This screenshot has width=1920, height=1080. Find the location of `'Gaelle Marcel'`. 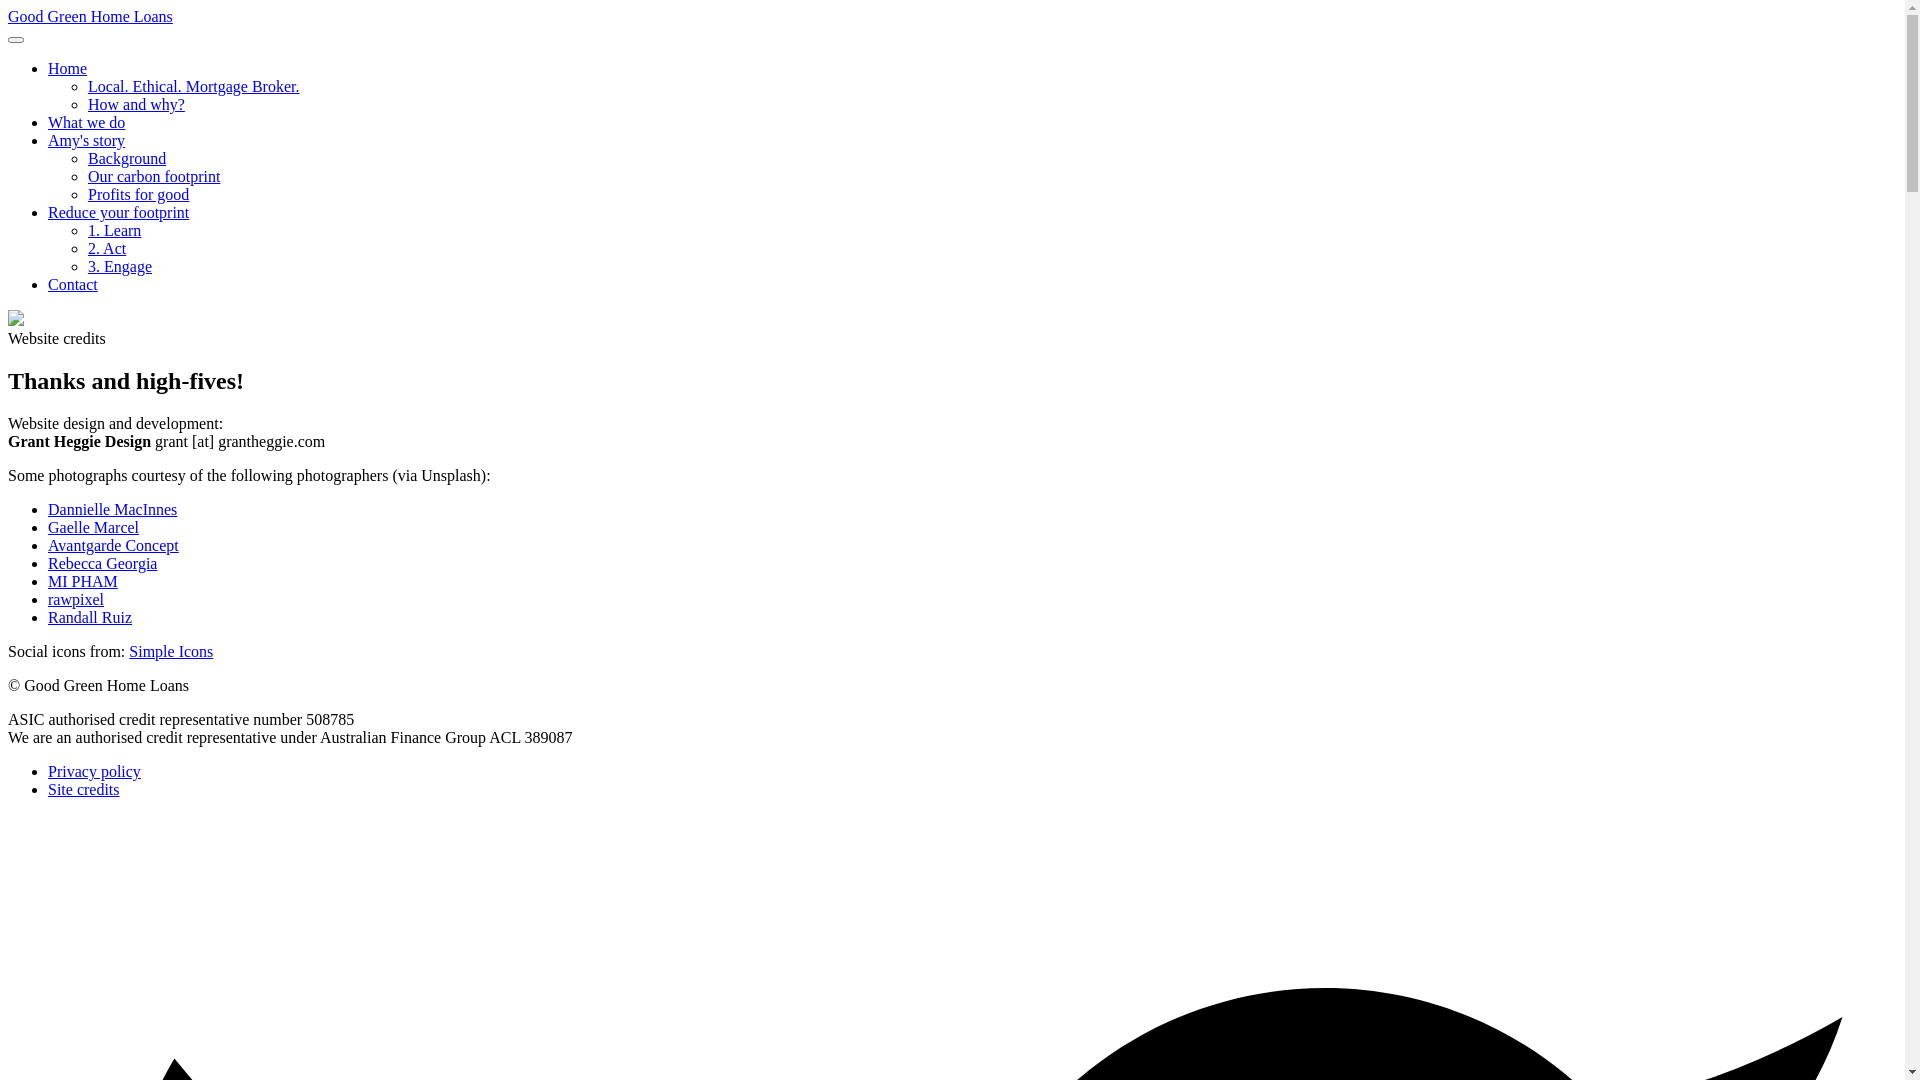

'Gaelle Marcel' is located at coordinates (48, 526).